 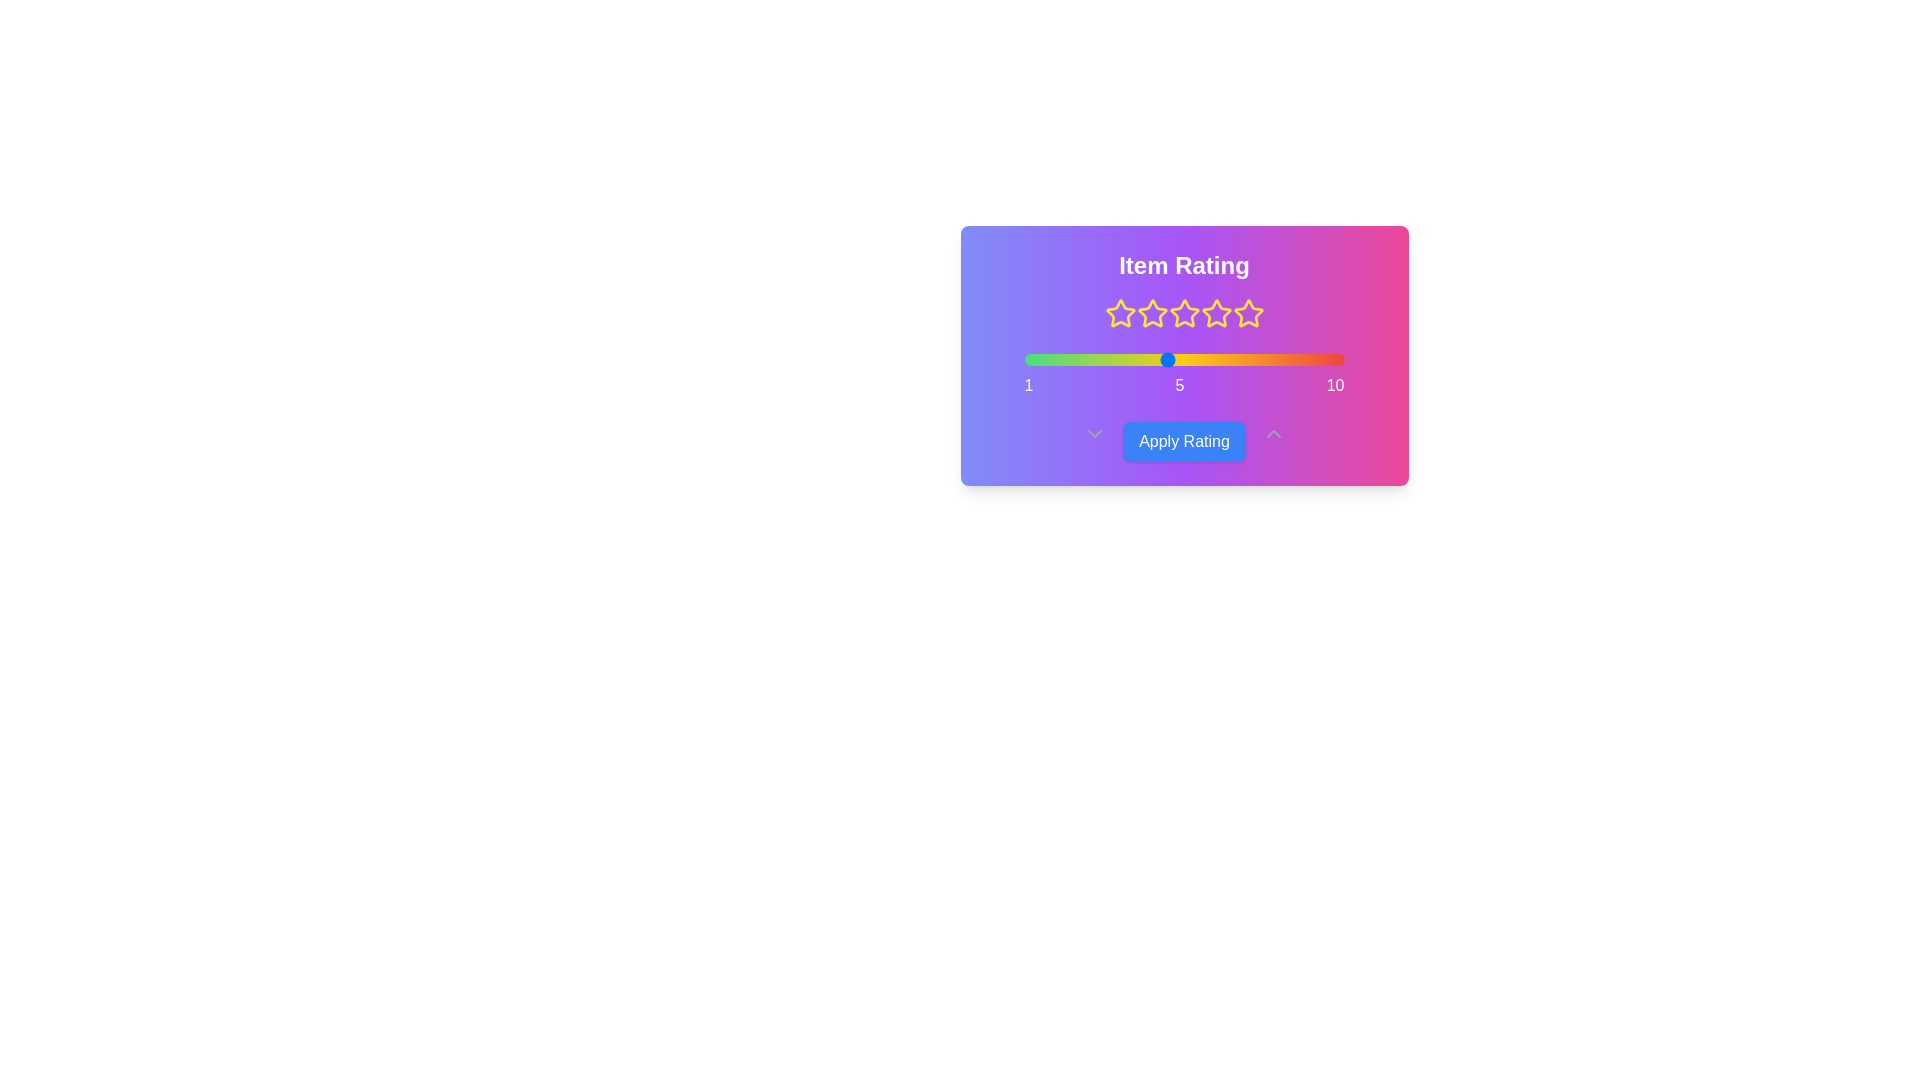 What do you see at coordinates (1236, 358) in the screenshot?
I see `the slider to set the rating to 7` at bounding box center [1236, 358].